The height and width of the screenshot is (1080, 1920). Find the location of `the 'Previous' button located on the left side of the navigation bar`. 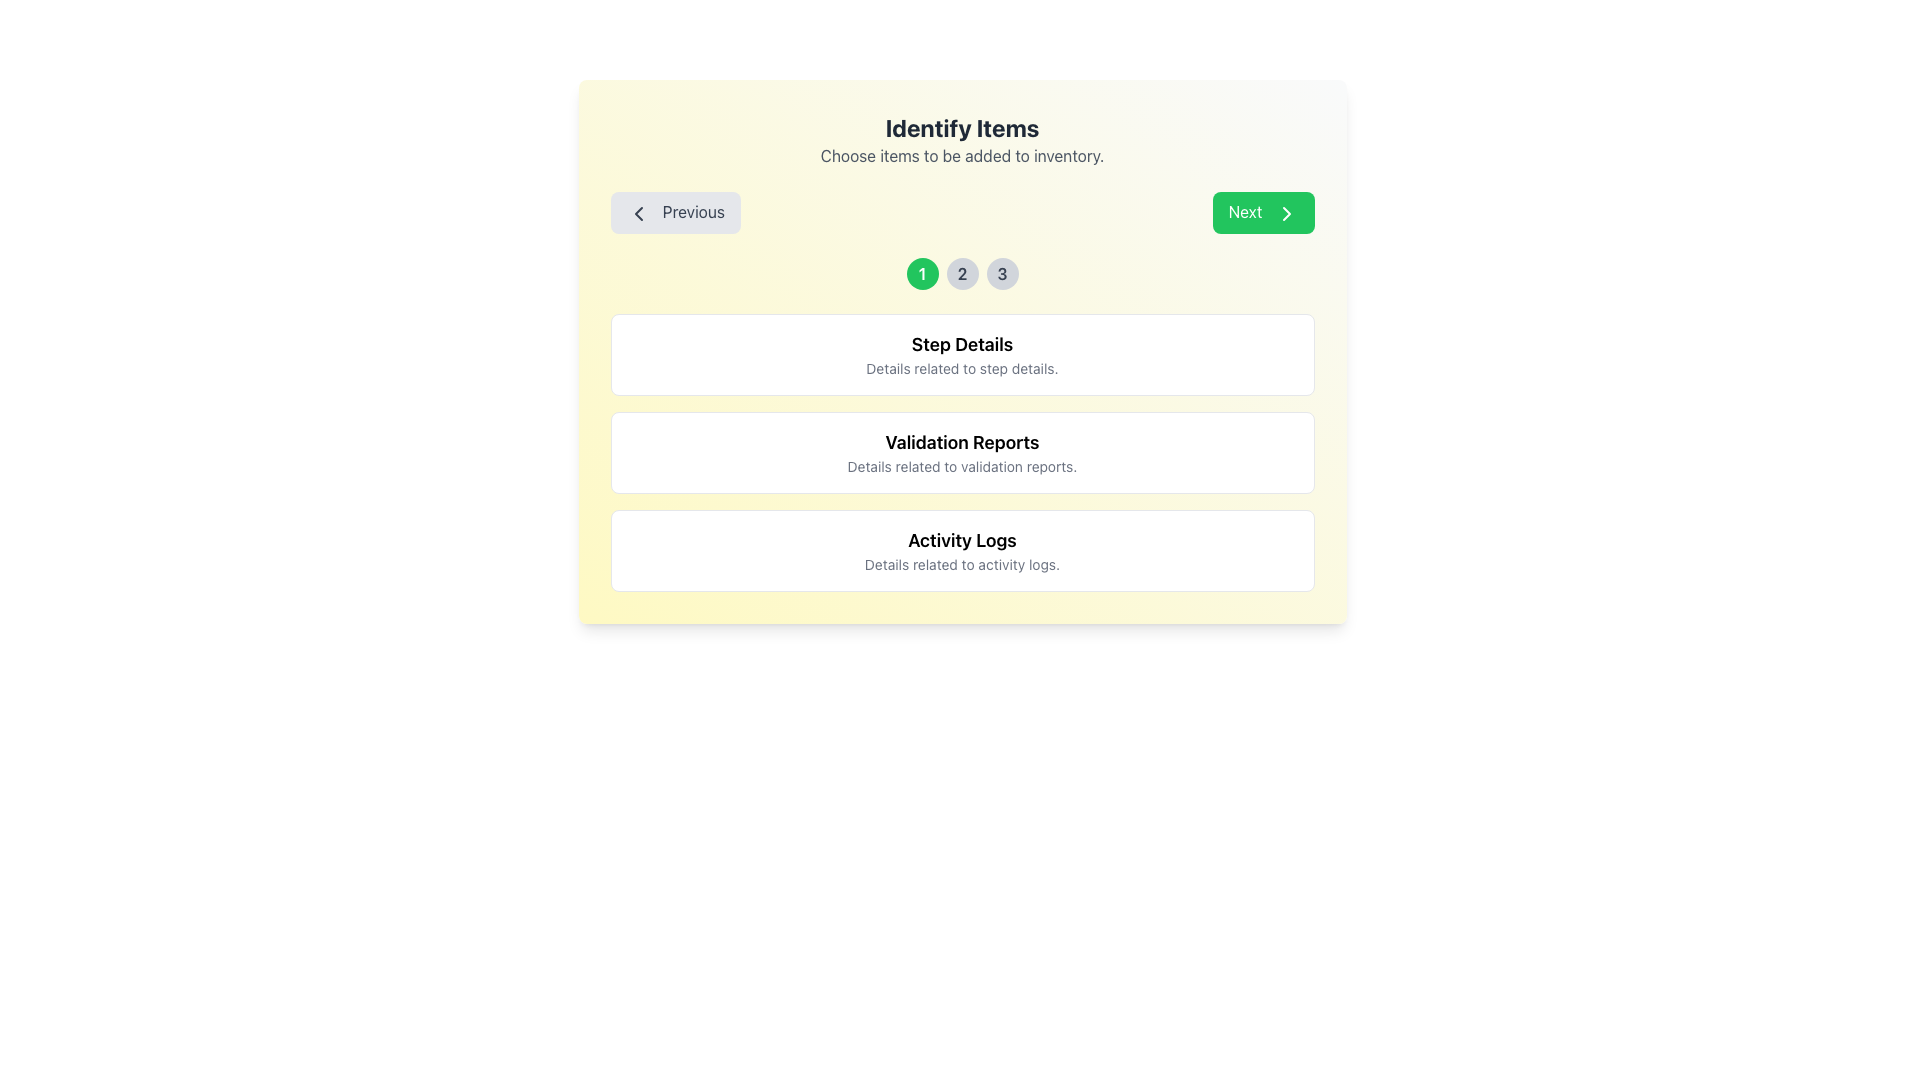

the 'Previous' button located on the left side of the navigation bar is located at coordinates (675, 212).